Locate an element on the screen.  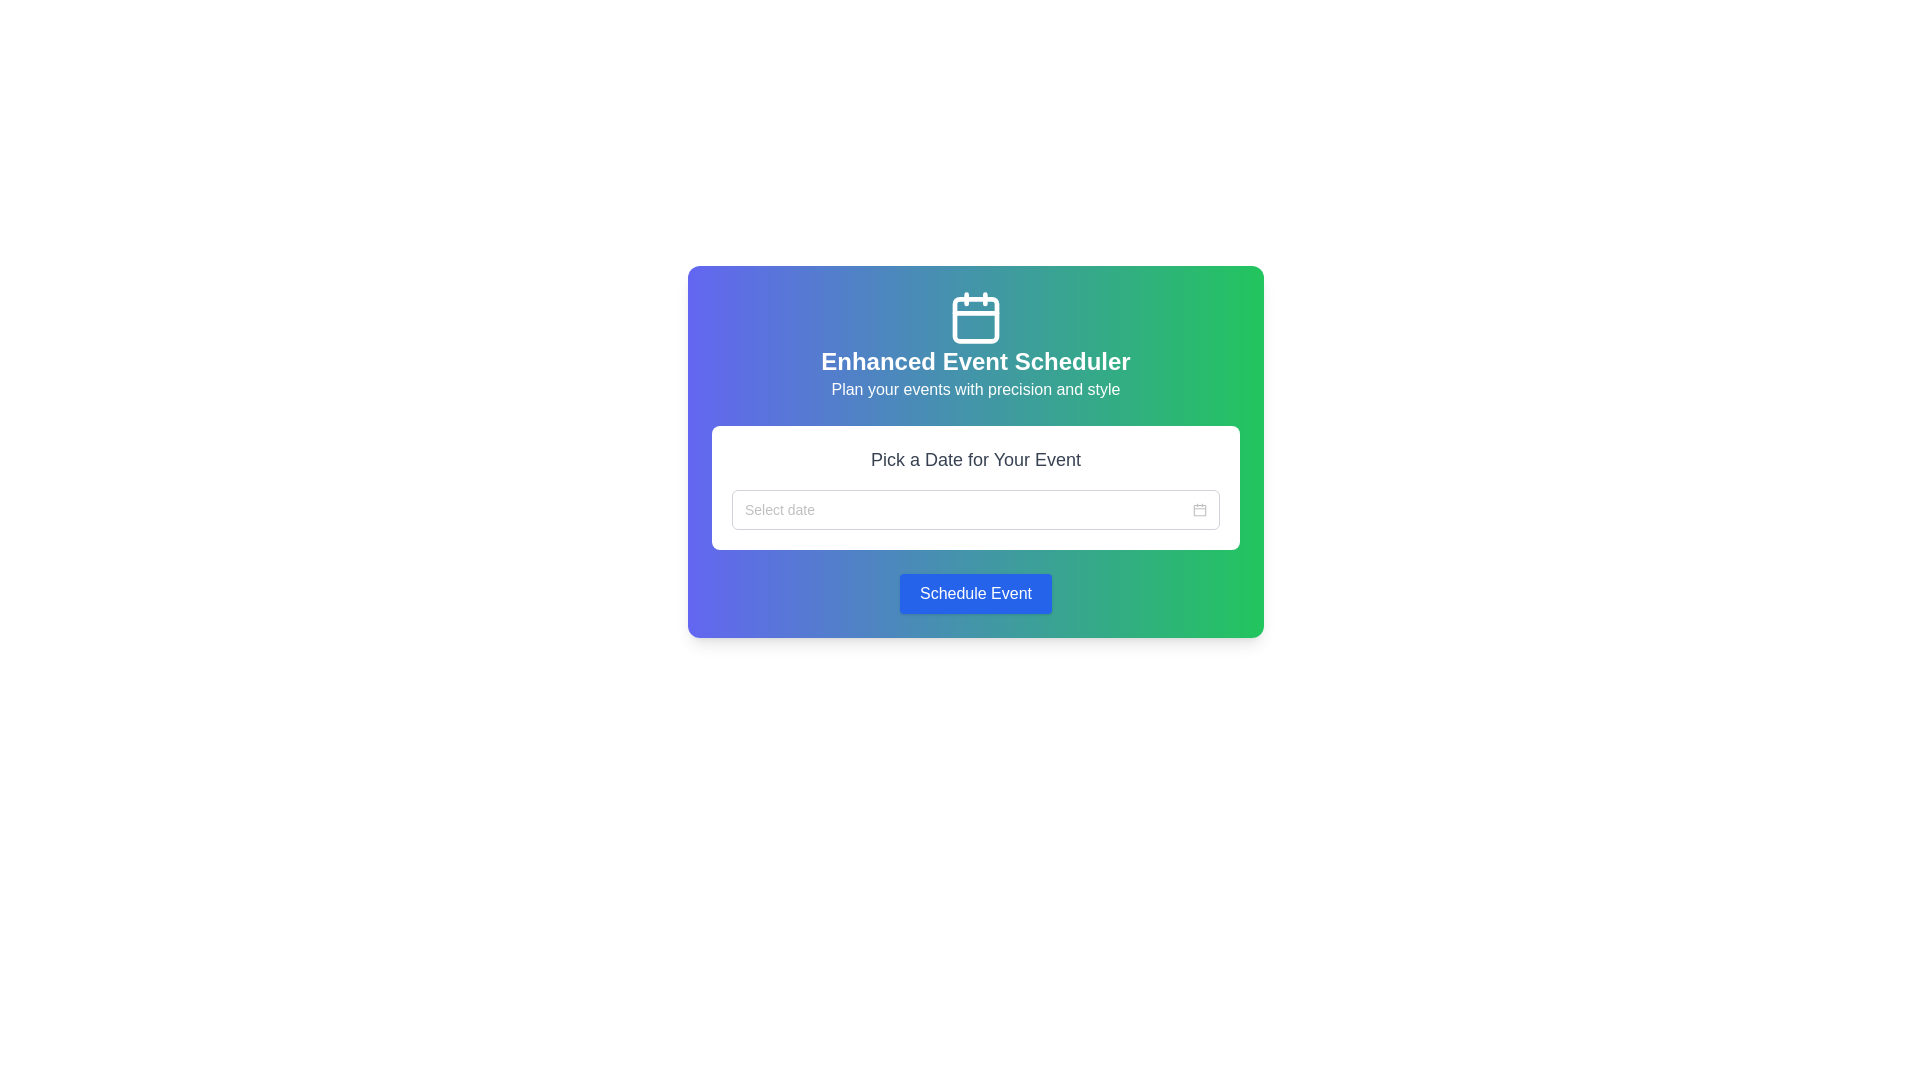
the Date Picker Input Field which has a placeholder text 'Select date' and a calendar icon on the right to start typing a date is located at coordinates (975, 508).